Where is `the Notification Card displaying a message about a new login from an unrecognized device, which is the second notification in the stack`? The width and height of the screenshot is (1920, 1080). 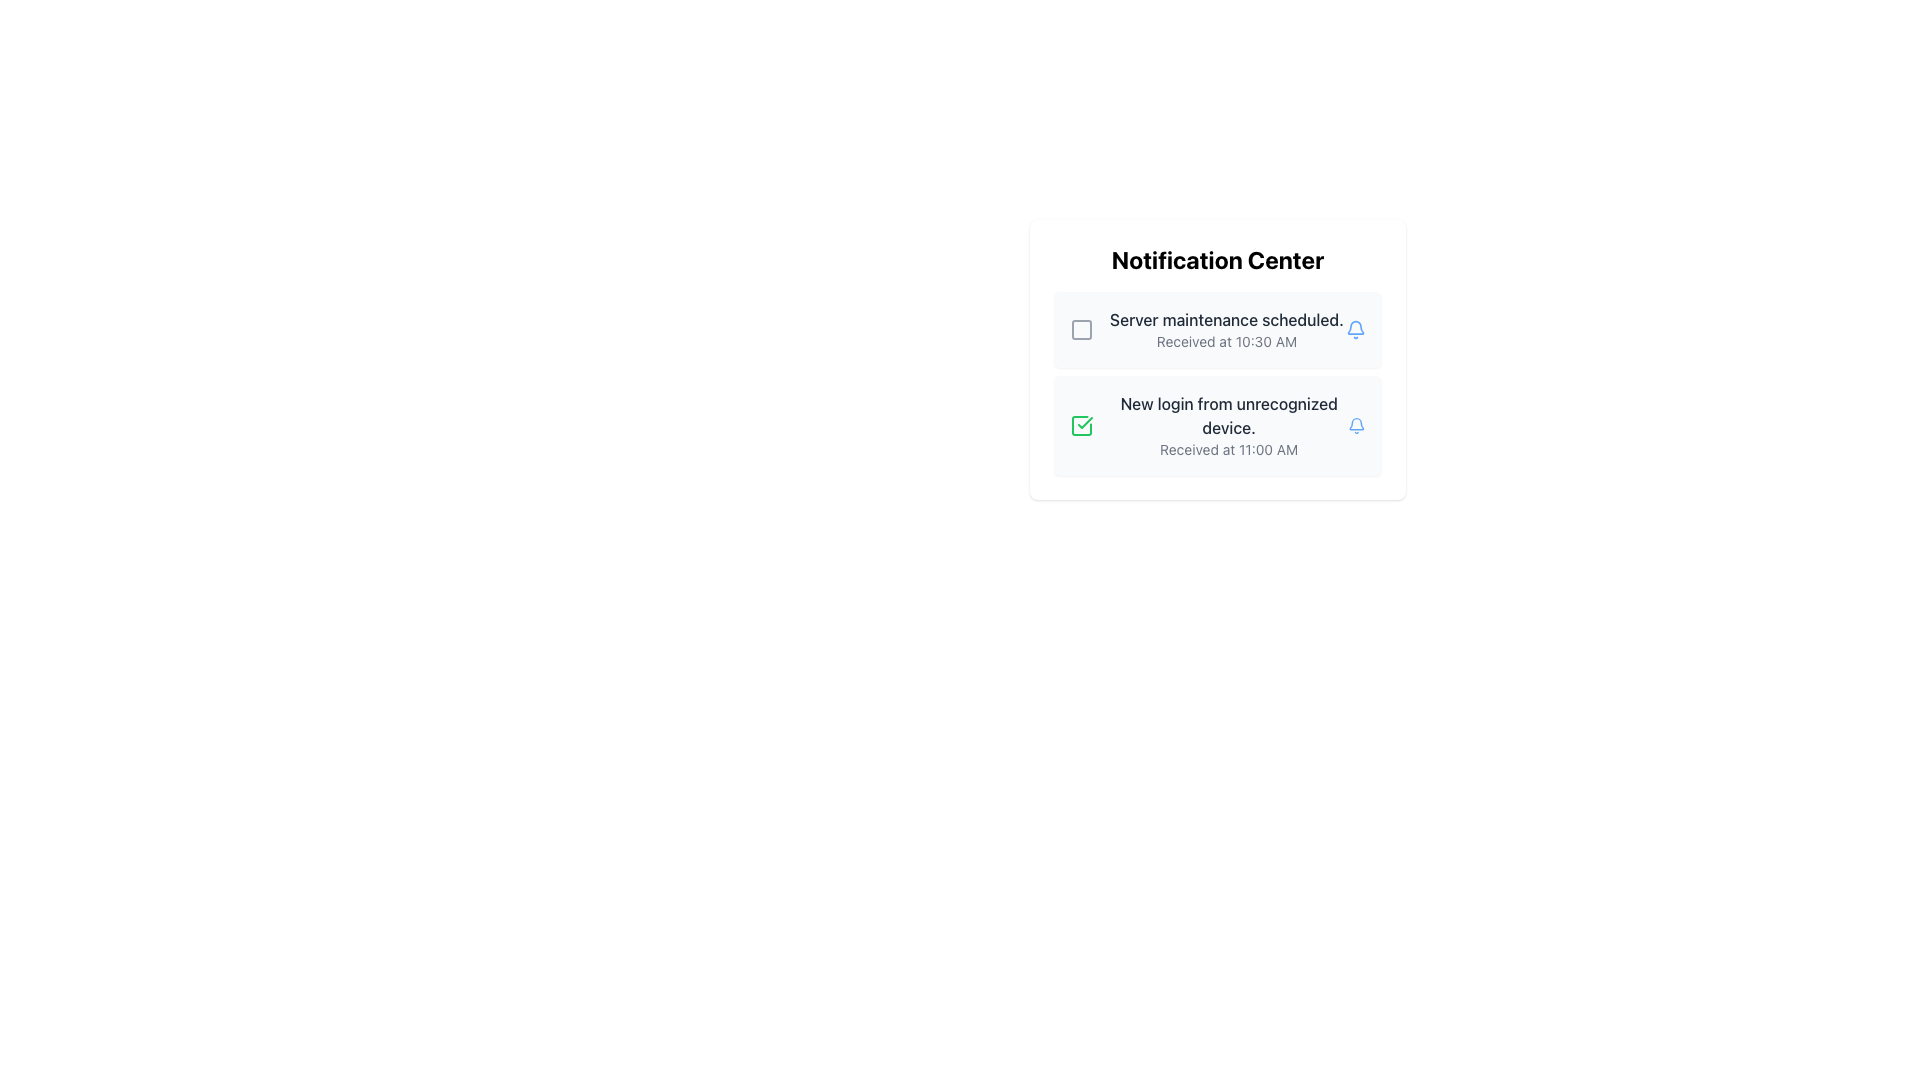
the Notification Card displaying a message about a new login from an unrecognized device, which is the second notification in the stack is located at coordinates (1217, 424).